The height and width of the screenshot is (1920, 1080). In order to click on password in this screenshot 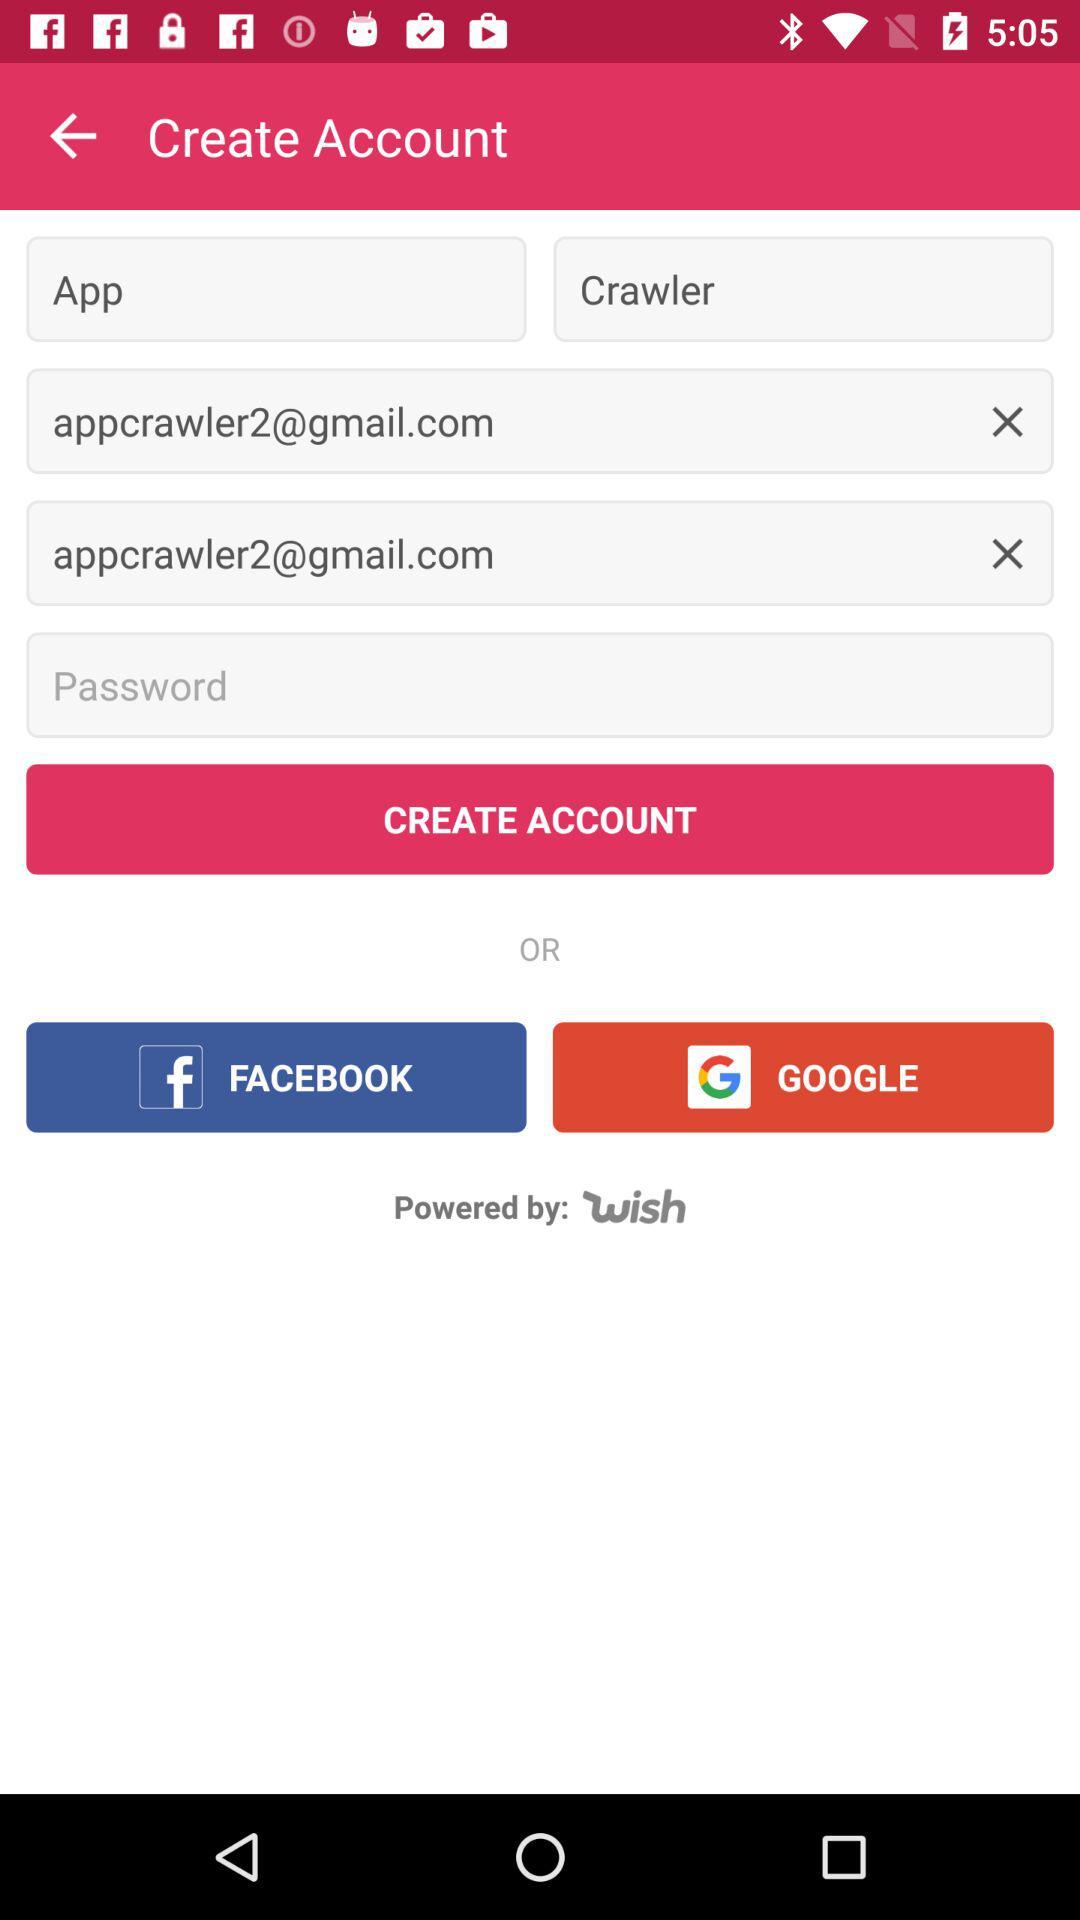, I will do `click(540, 685)`.